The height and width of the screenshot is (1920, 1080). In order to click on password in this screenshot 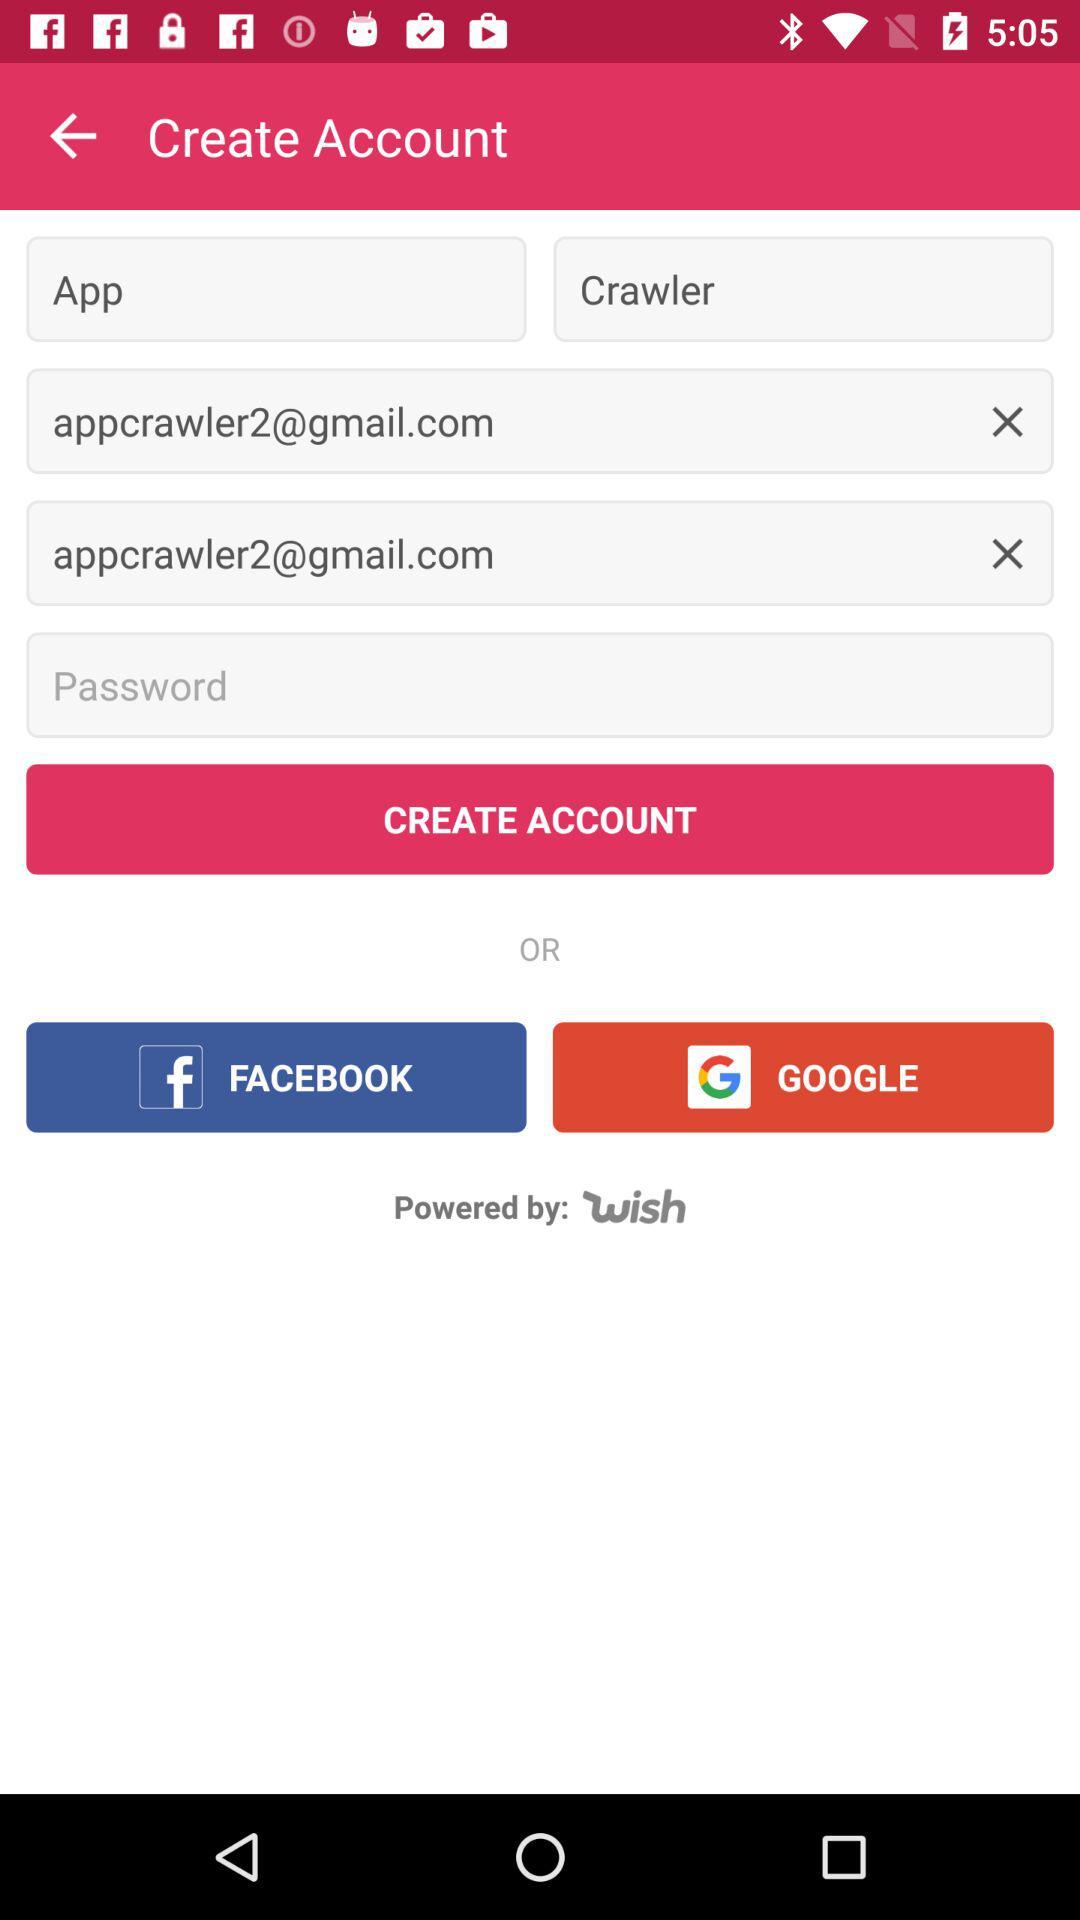, I will do `click(540, 685)`.